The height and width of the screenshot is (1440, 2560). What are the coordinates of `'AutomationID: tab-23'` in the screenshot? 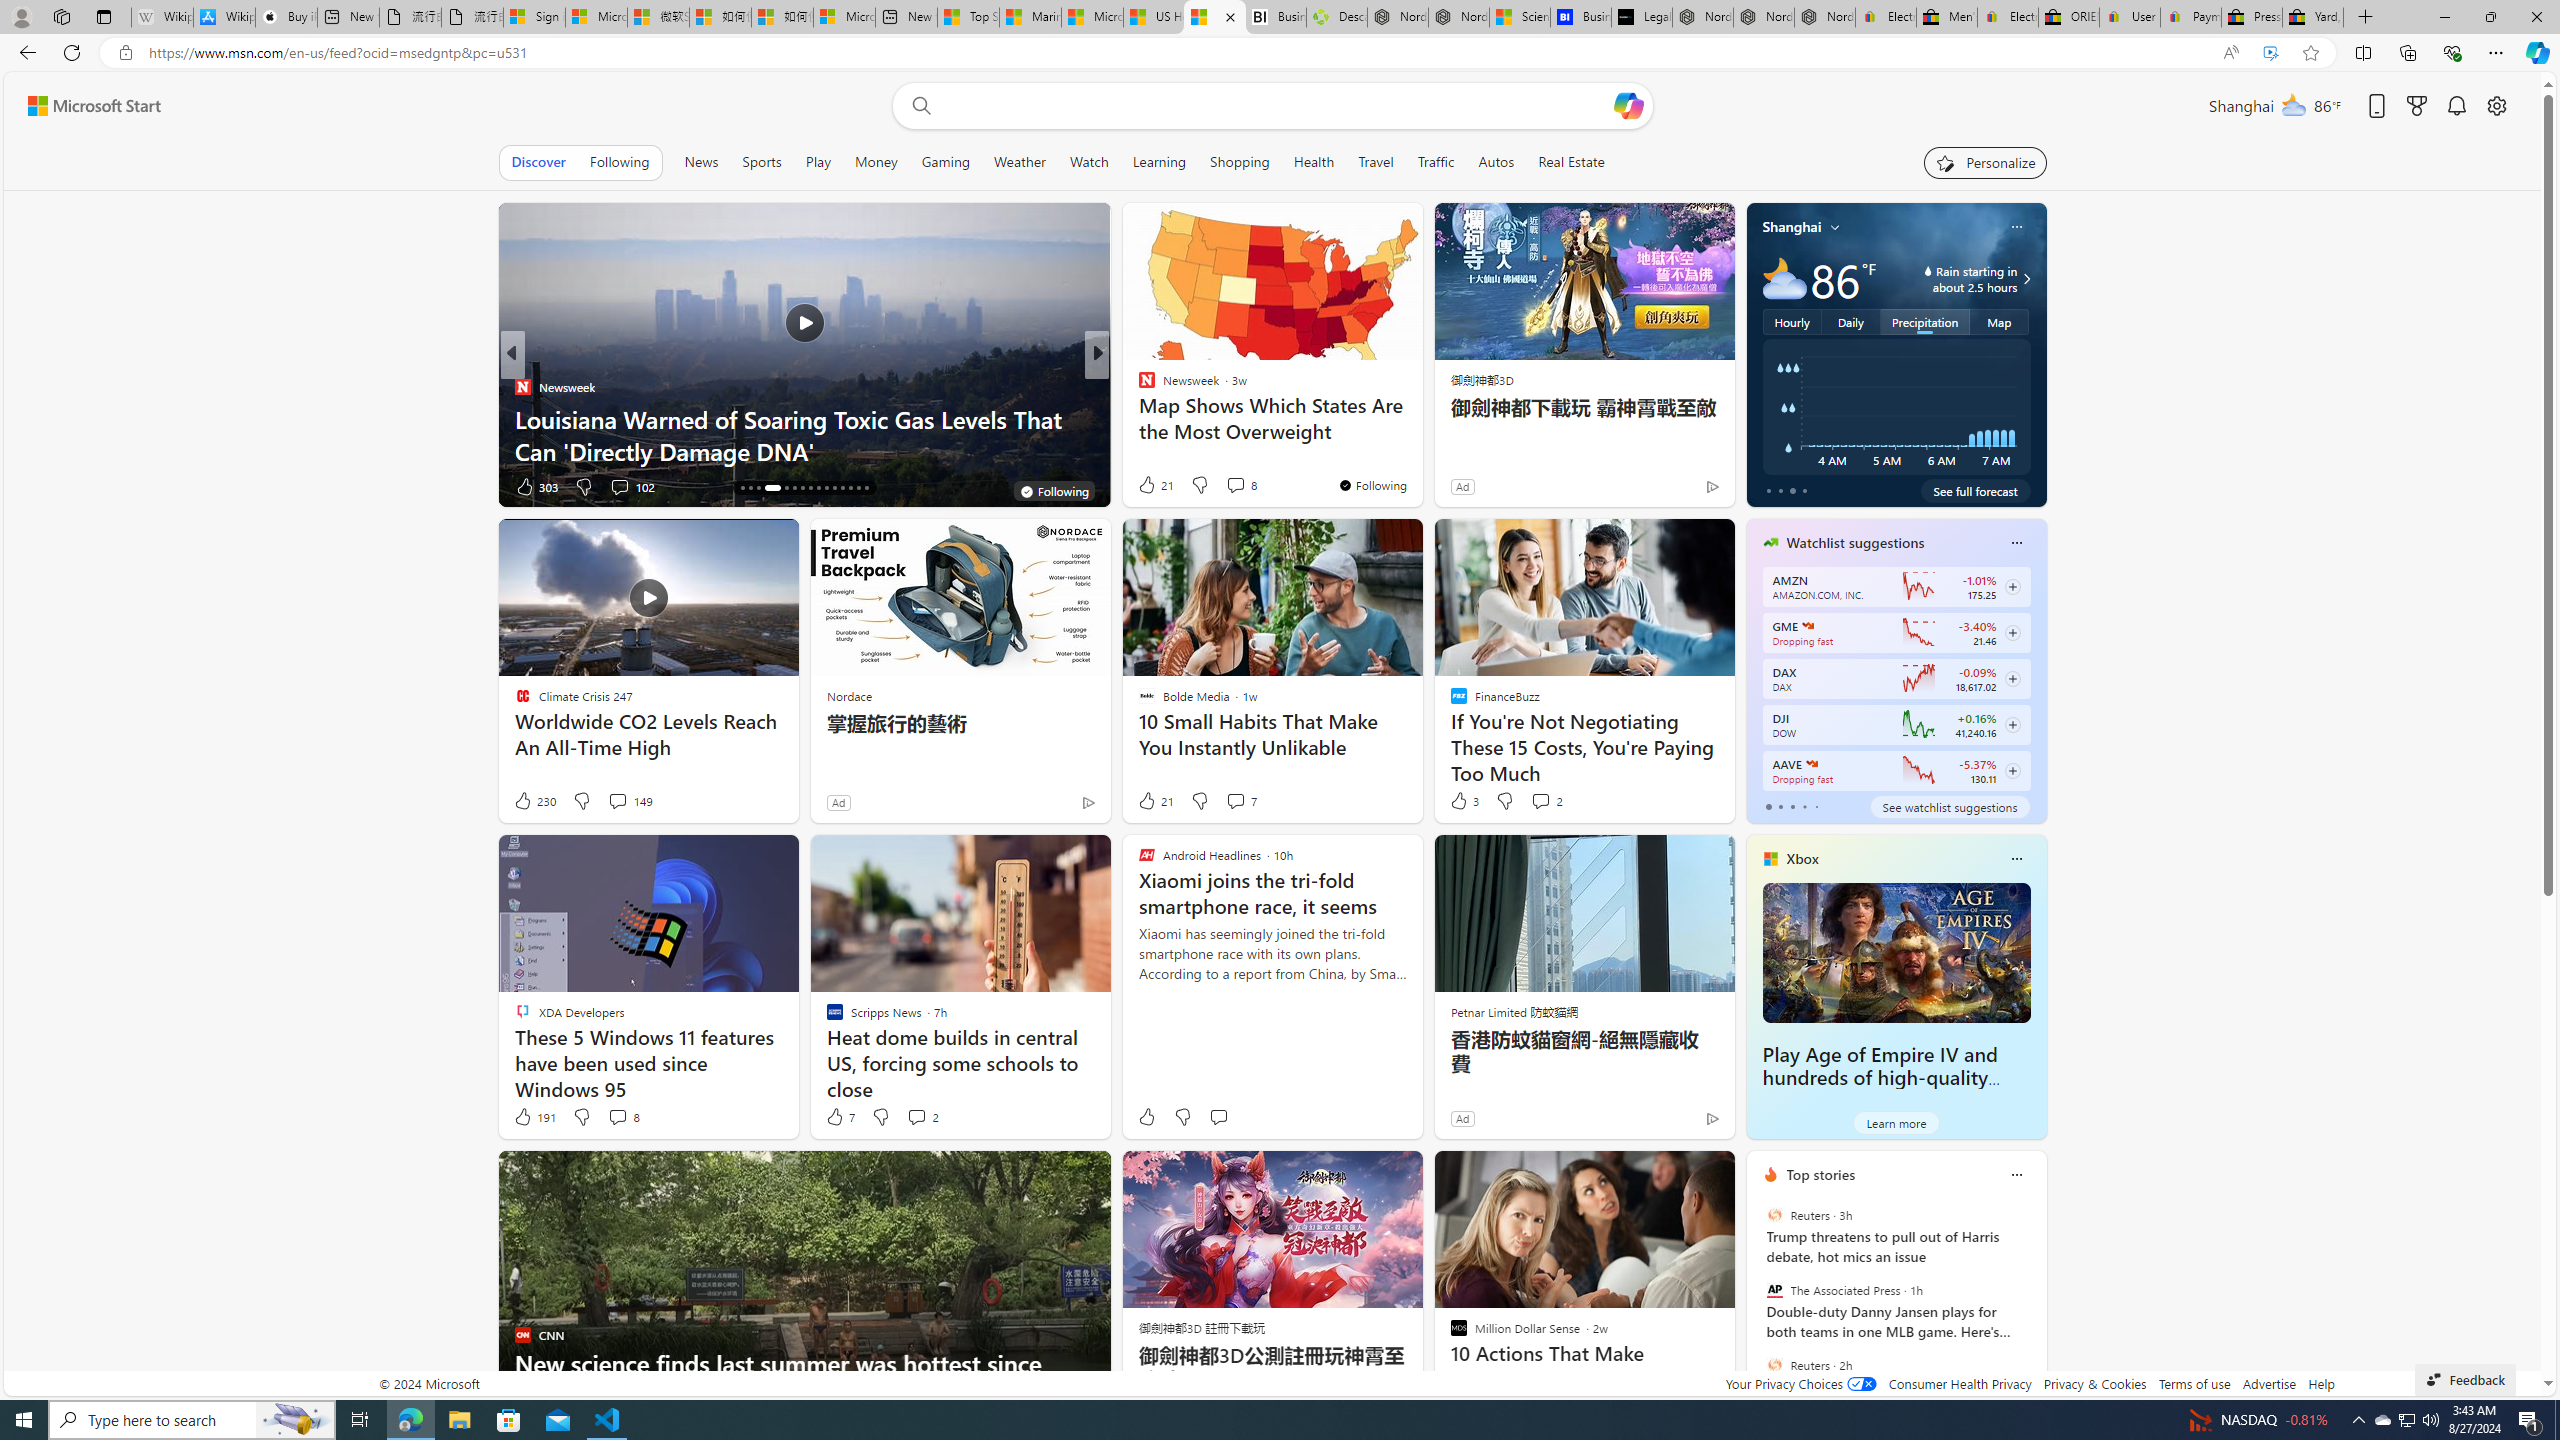 It's located at (810, 487).